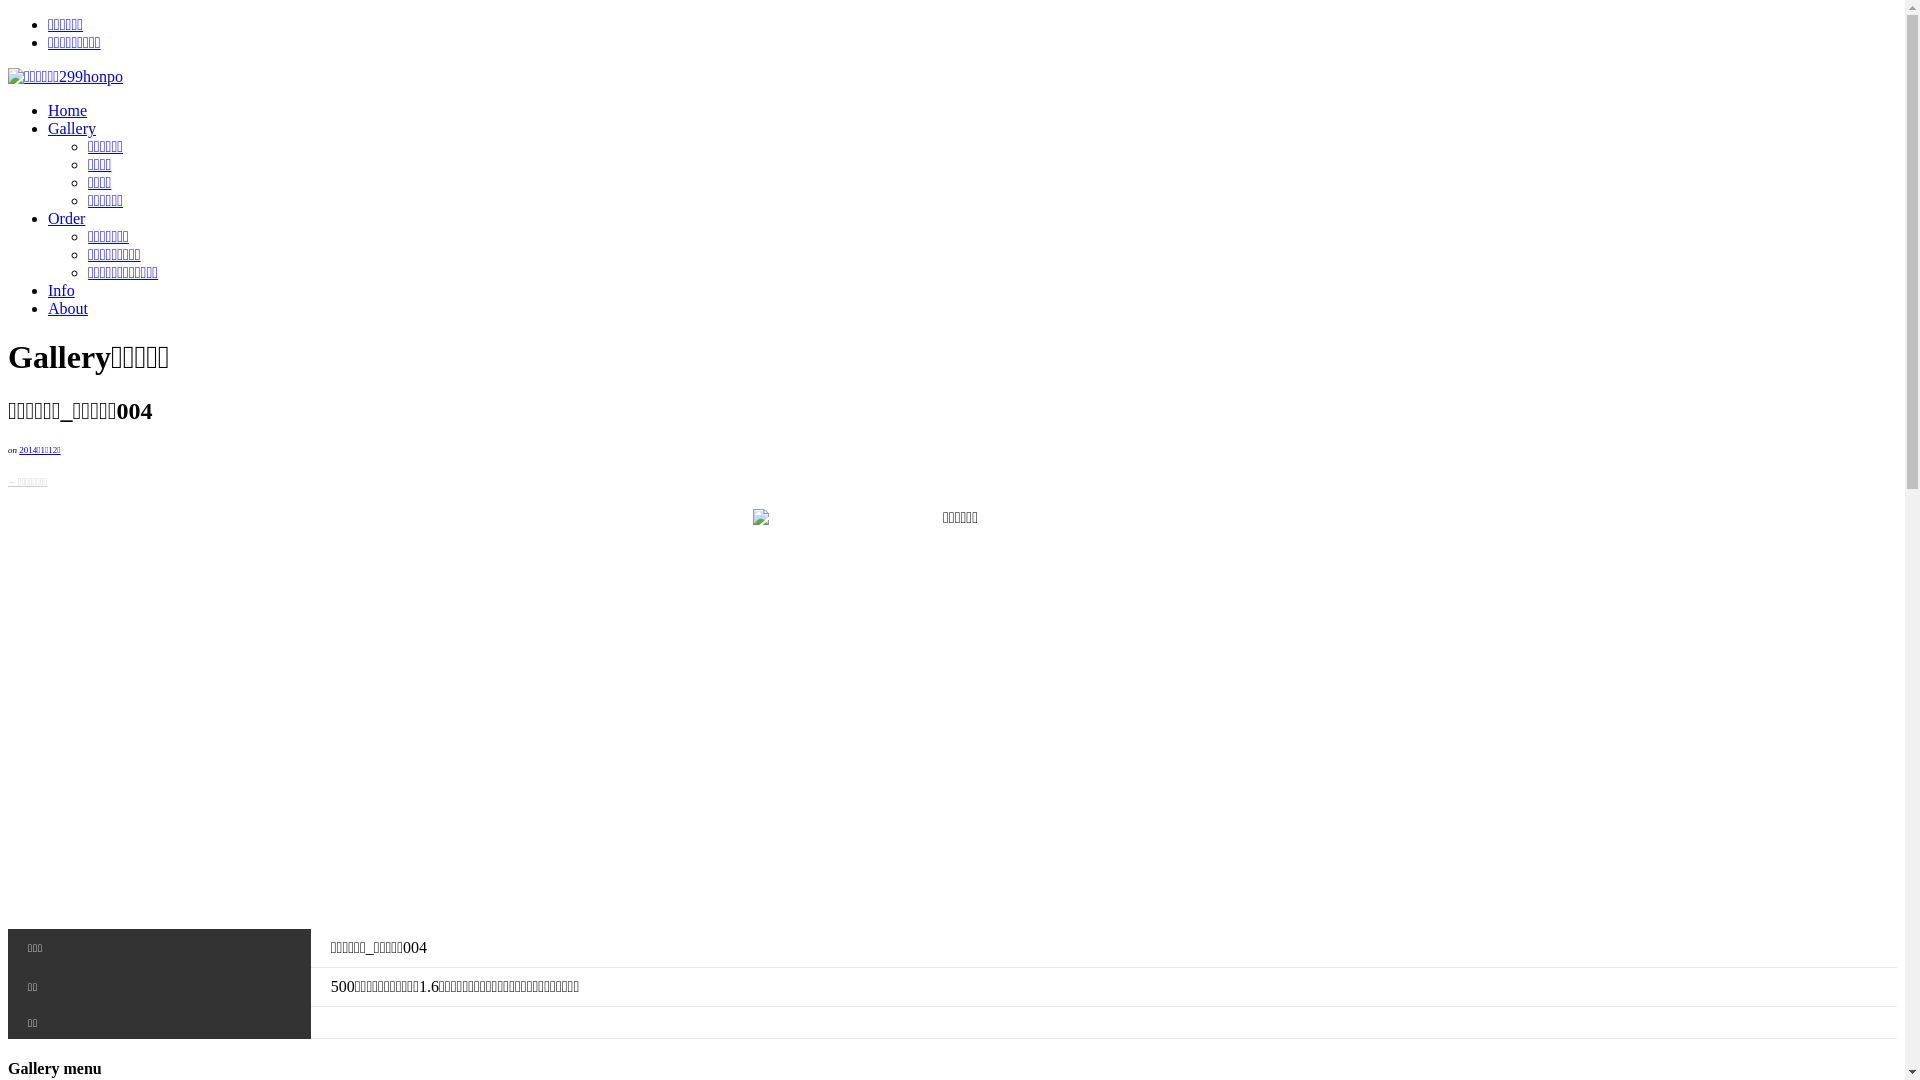  What do you see at coordinates (48, 308) in the screenshot?
I see `'About'` at bounding box center [48, 308].